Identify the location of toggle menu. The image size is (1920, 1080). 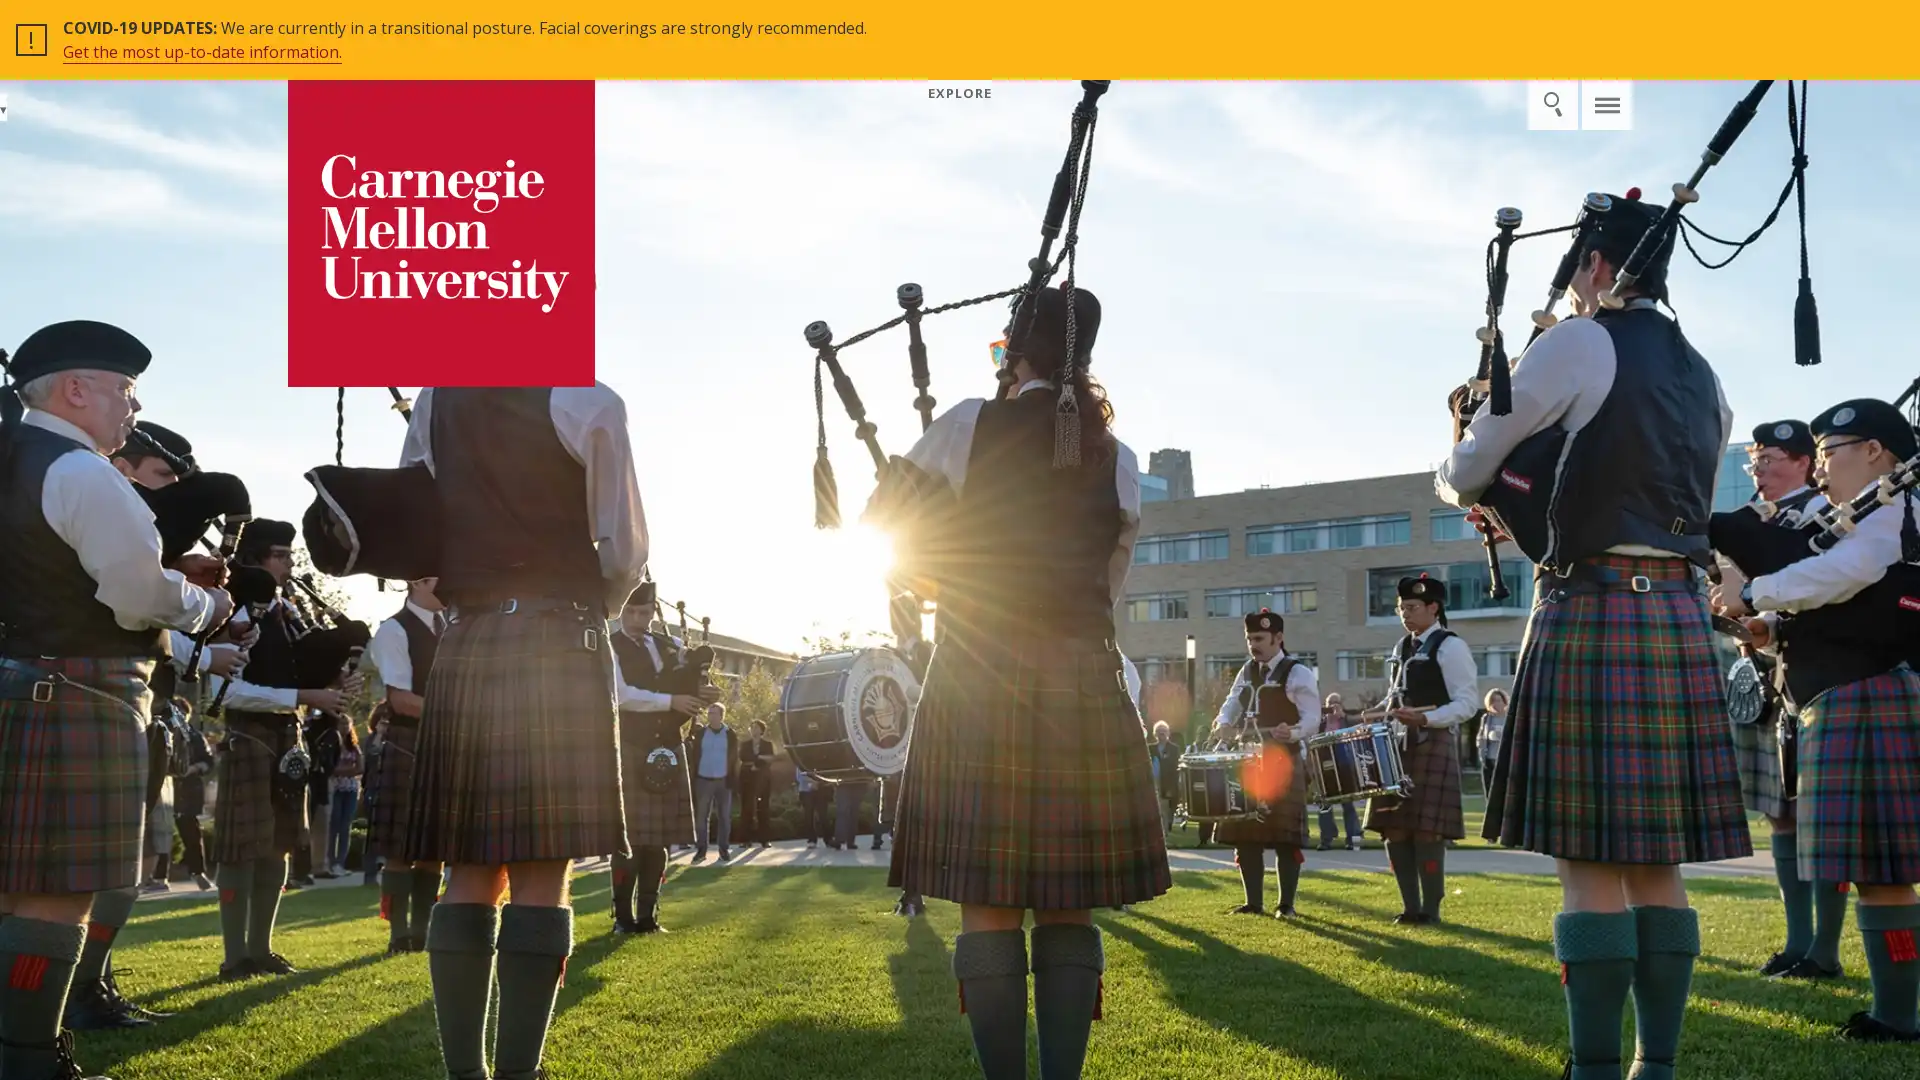
(1606, 26).